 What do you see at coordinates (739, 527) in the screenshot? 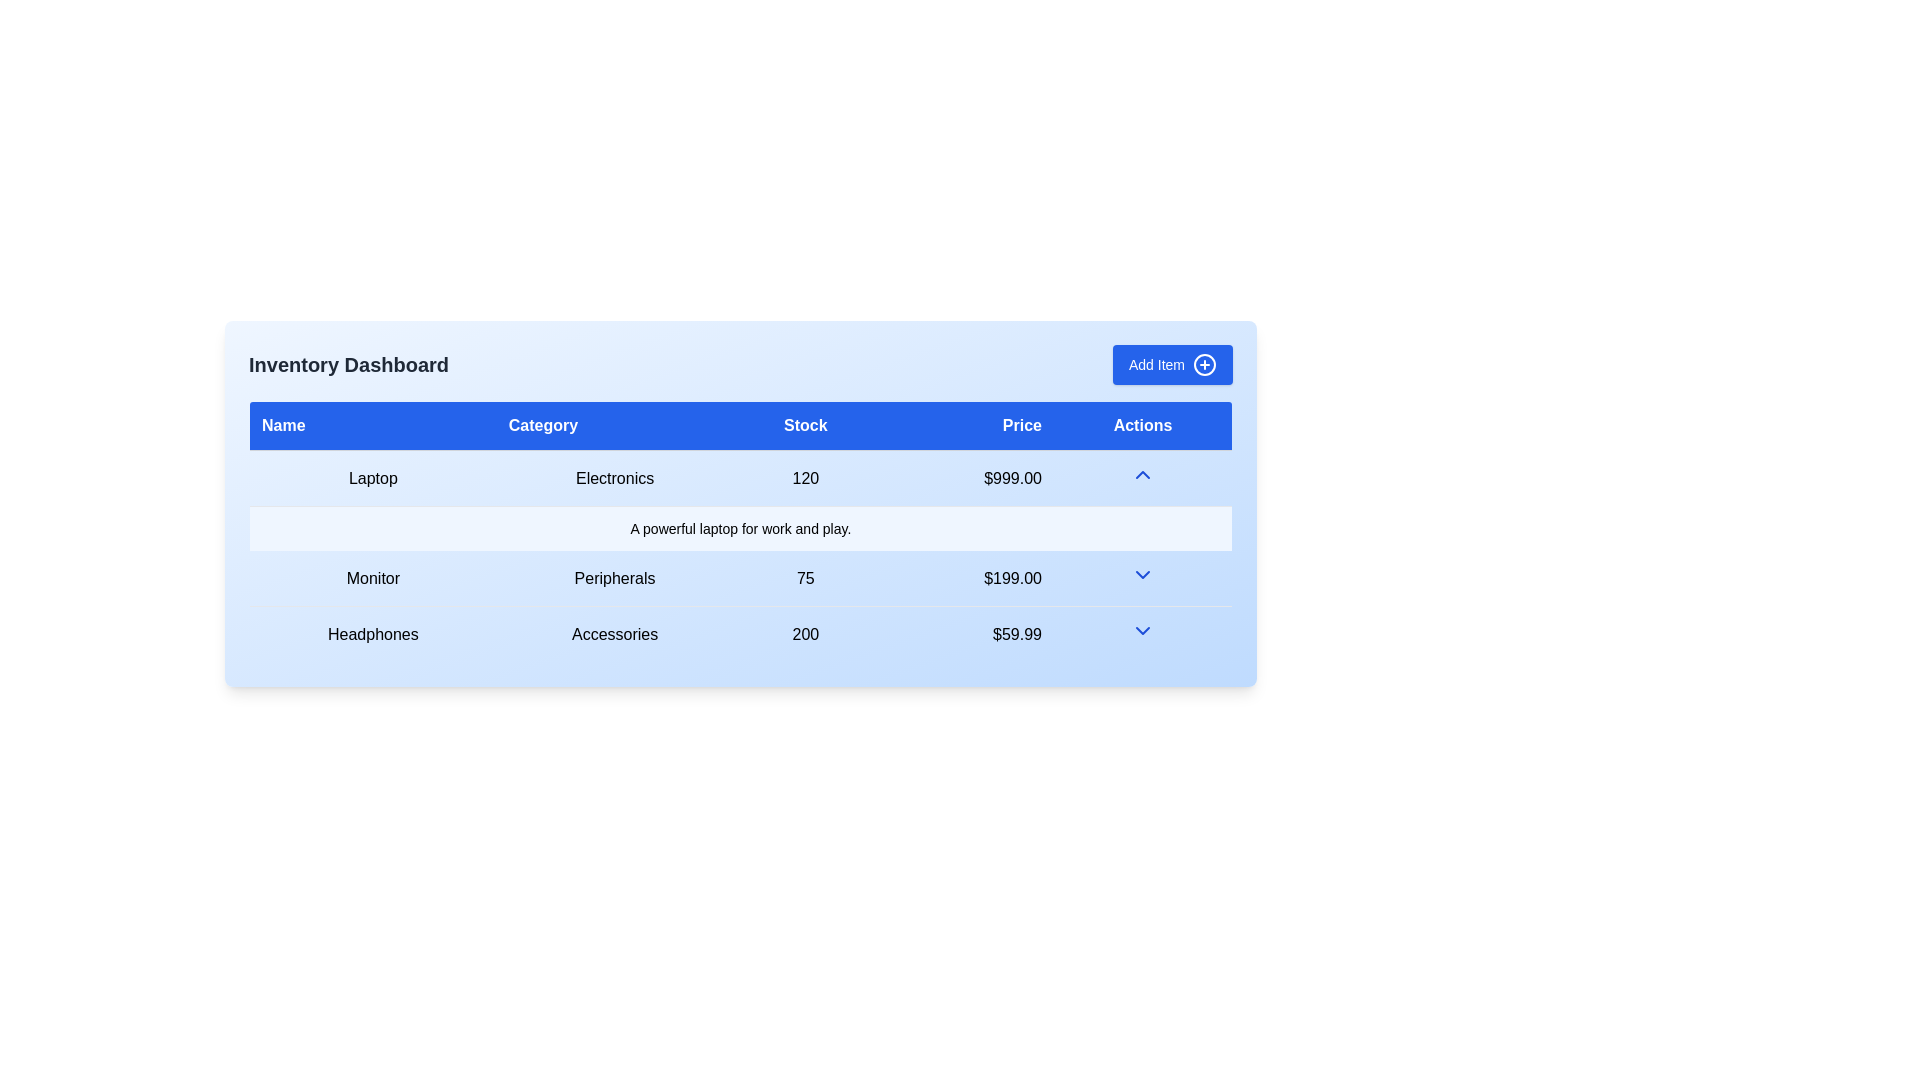
I see `the text element that describes a product, saying 'A powerful laptop for work and play,' which is located in the table under the 'Laptop' section` at bounding box center [739, 527].